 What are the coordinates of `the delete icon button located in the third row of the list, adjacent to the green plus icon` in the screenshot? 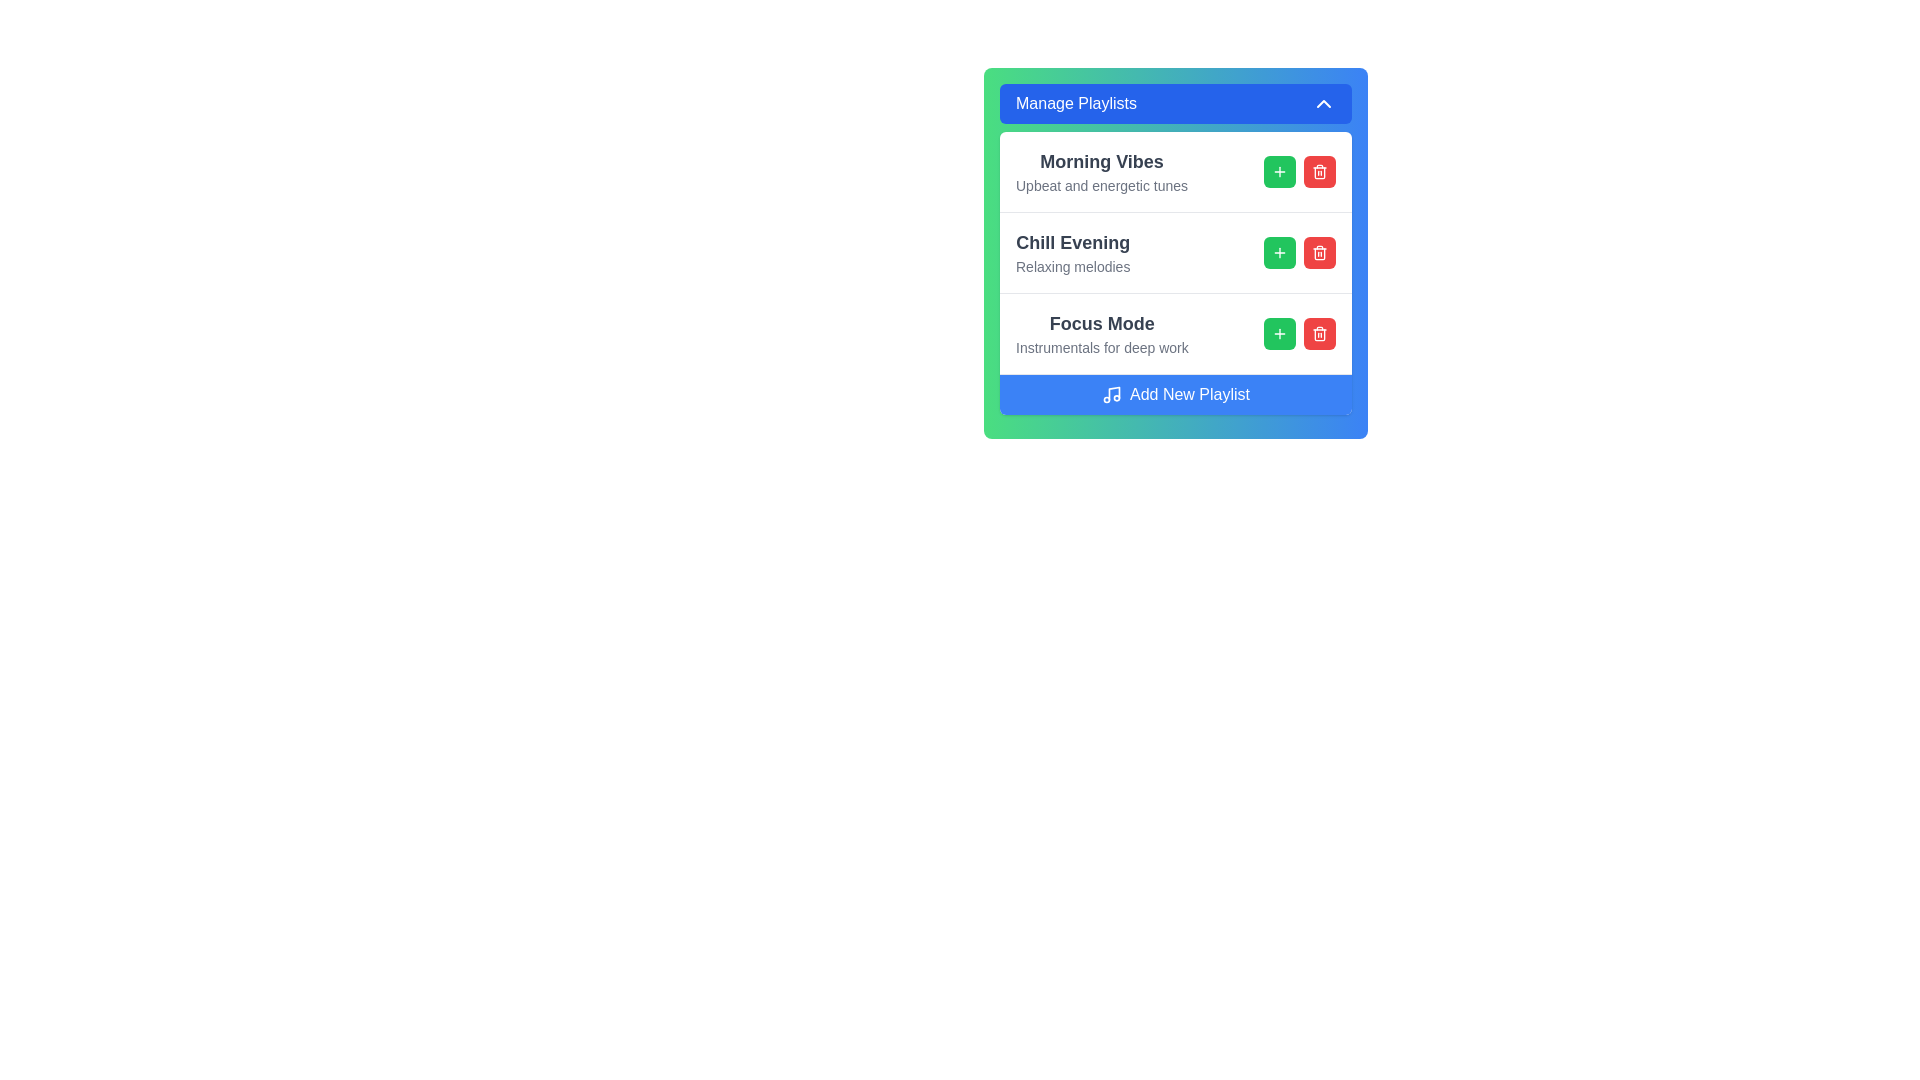 It's located at (1320, 333).